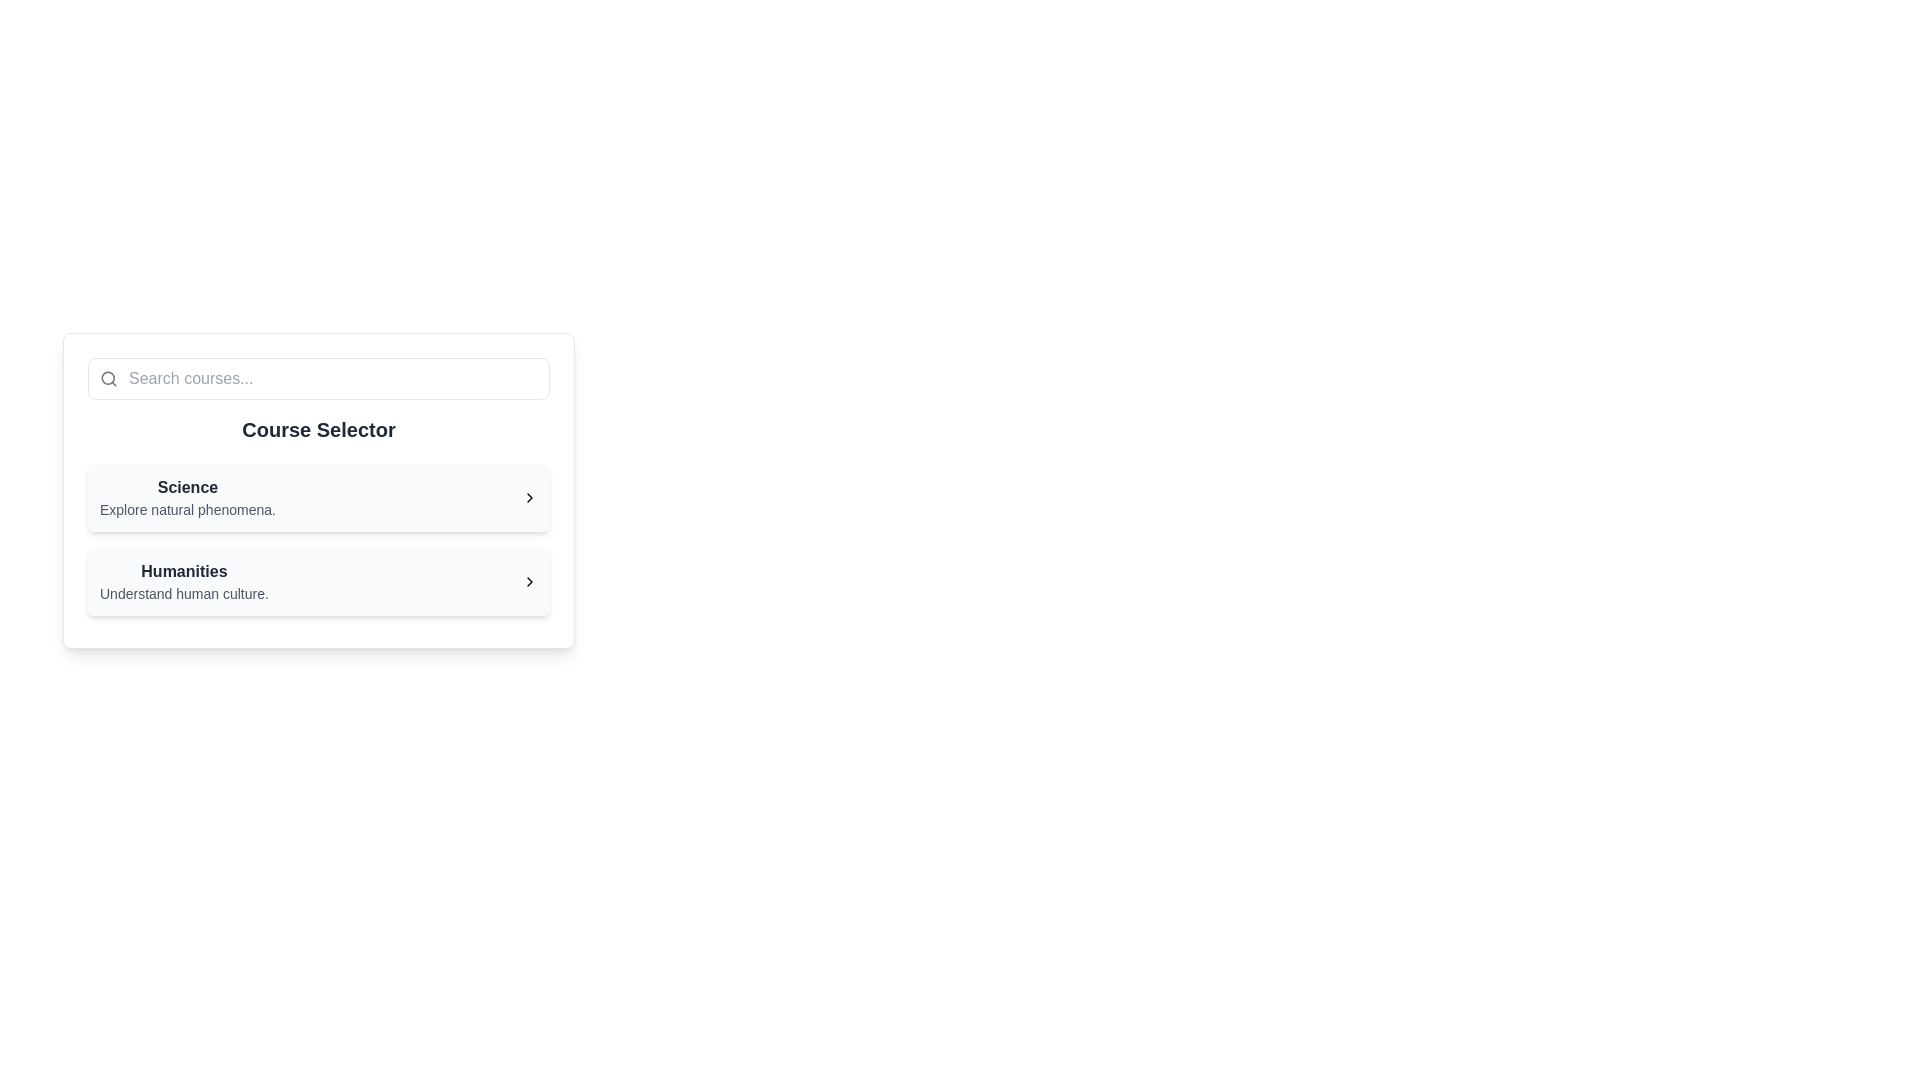 The width and height of the screenshot is (1920, 1080). What do you see at coordinates (184, 582) in the screenshot?
I see `the 'Humanities' course category element` at bounding box center [184, 582].